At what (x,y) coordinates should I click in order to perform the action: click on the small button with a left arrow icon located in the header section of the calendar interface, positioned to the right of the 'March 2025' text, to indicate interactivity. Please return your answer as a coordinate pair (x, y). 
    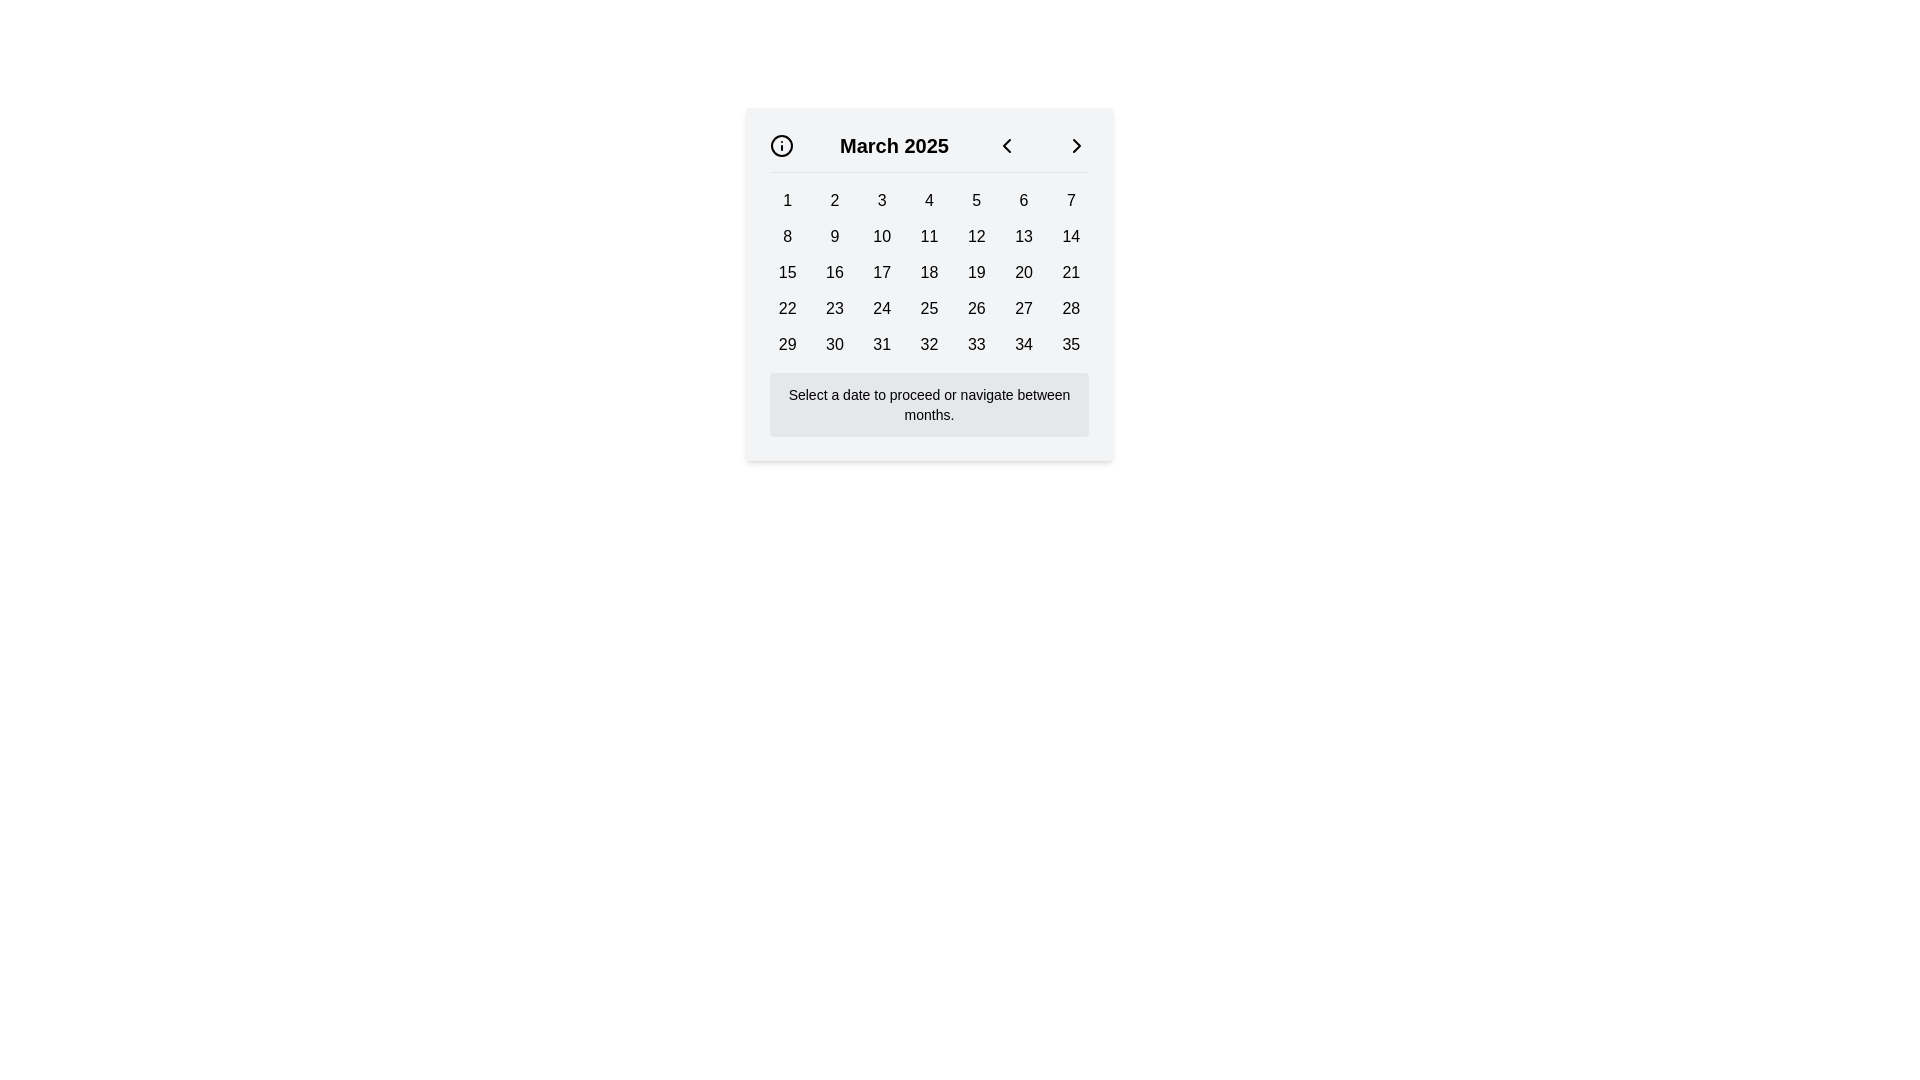
    Looking at the image, I should click on (1007, 145).